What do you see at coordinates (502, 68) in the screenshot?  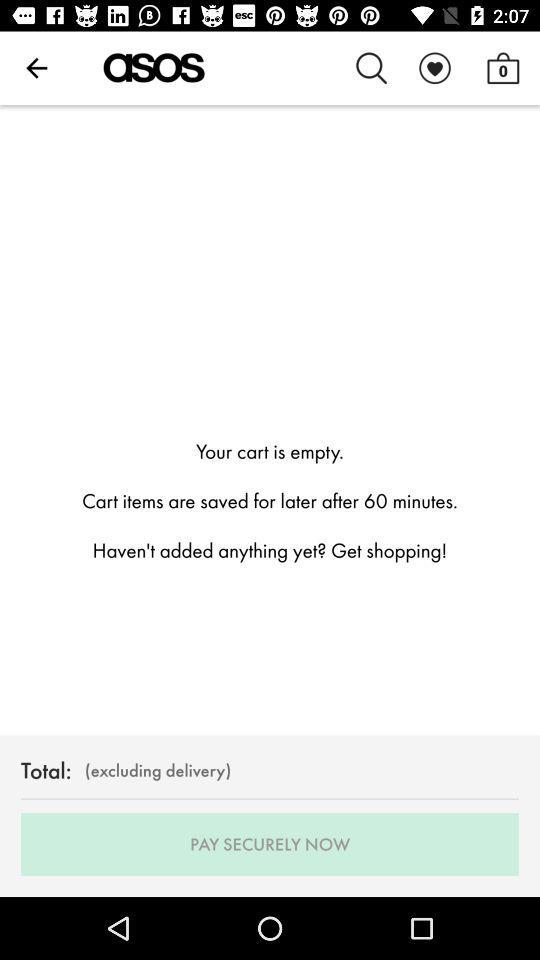 I see `0 icon` at bounding box center [502, 68].